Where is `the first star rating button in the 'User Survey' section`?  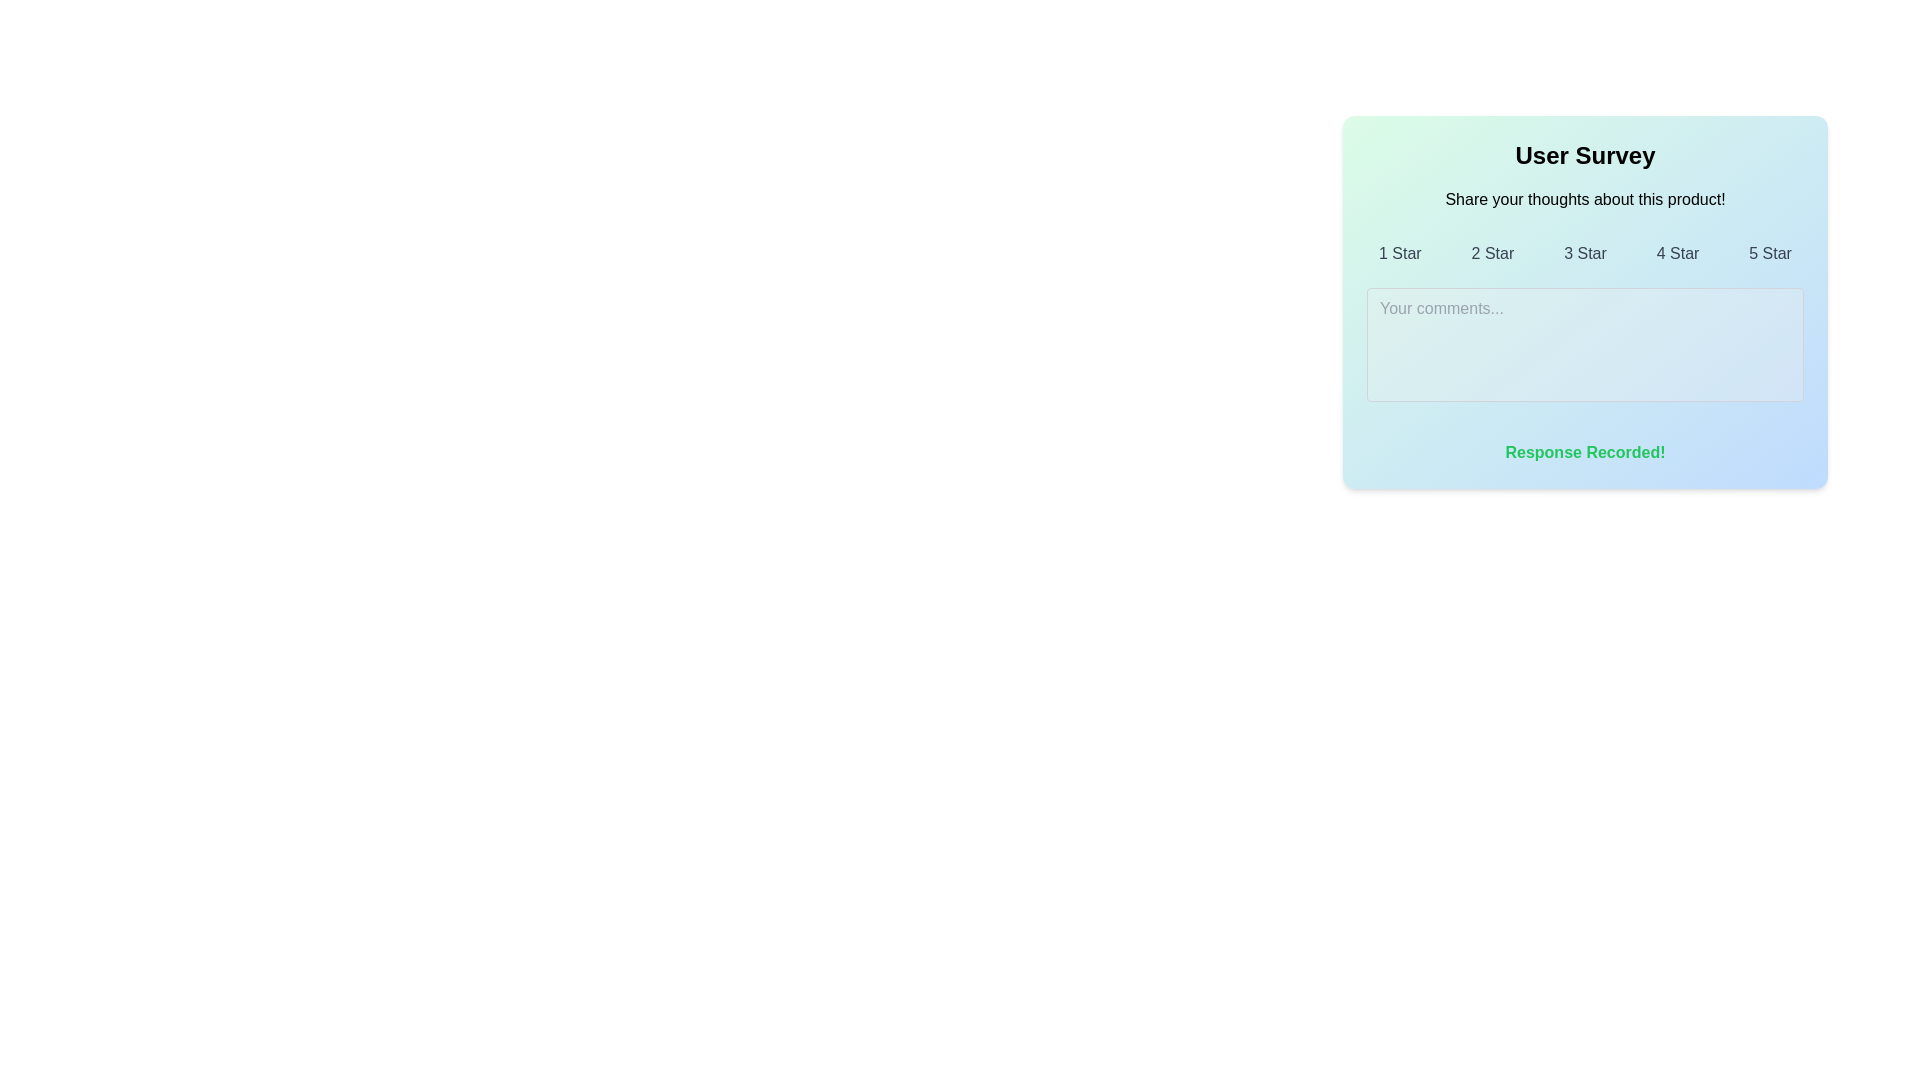 the first star rating button in the 'User Survey' section is located at coordinates (1399, 253).